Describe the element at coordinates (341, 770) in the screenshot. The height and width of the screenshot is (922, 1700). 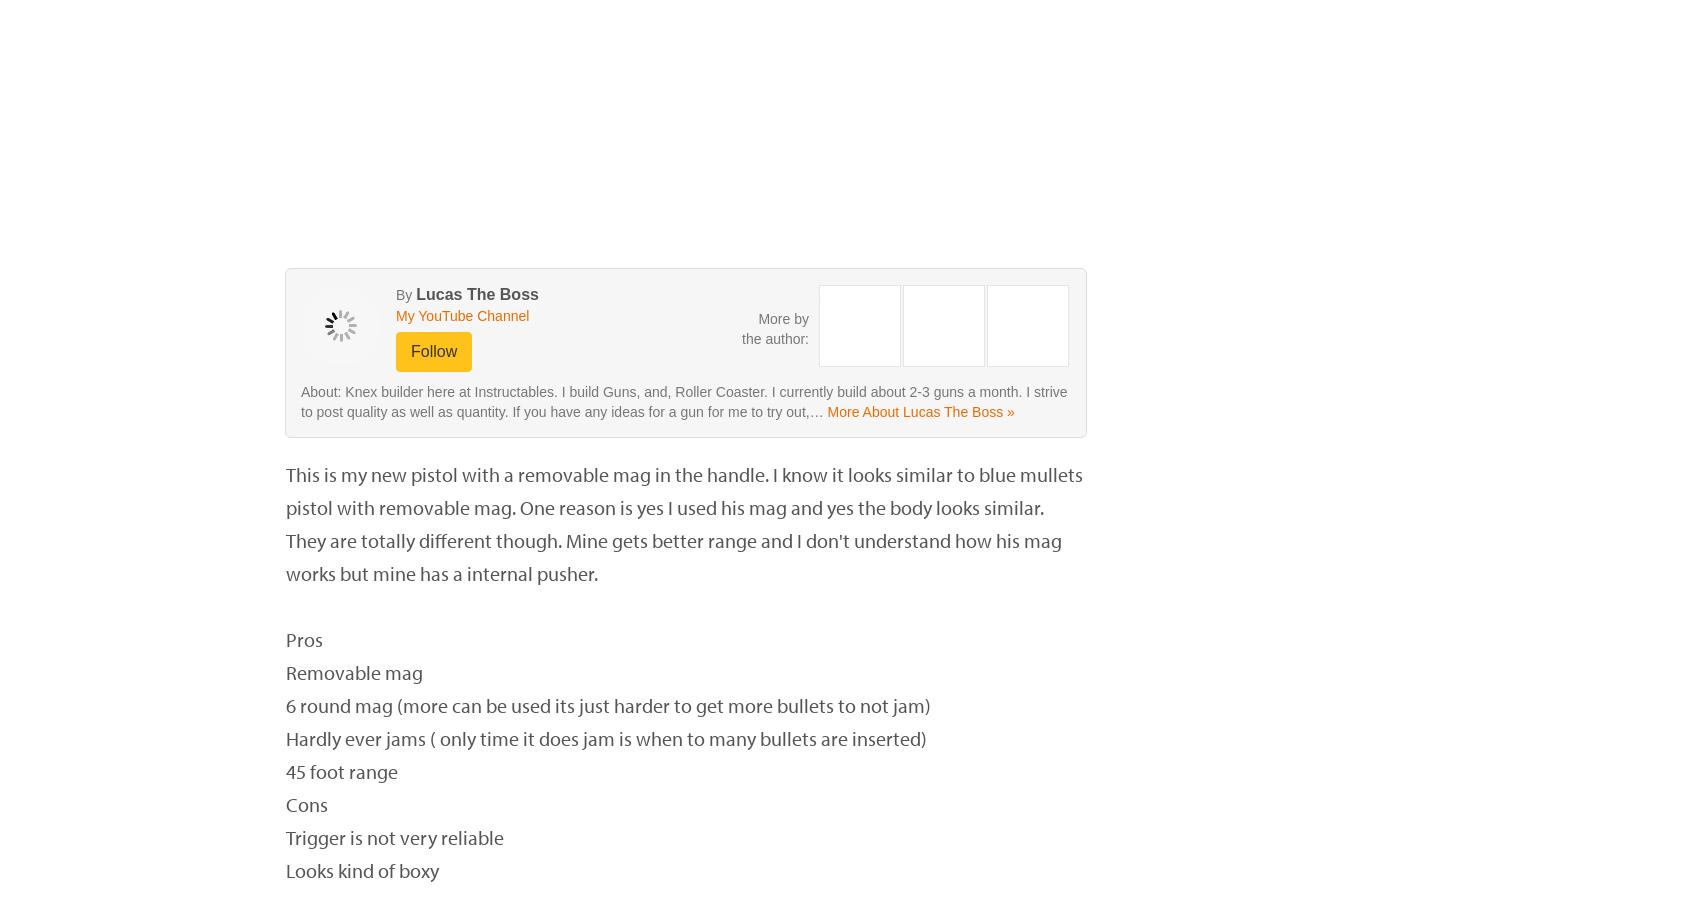
I see `'45 foot range'` at that location.